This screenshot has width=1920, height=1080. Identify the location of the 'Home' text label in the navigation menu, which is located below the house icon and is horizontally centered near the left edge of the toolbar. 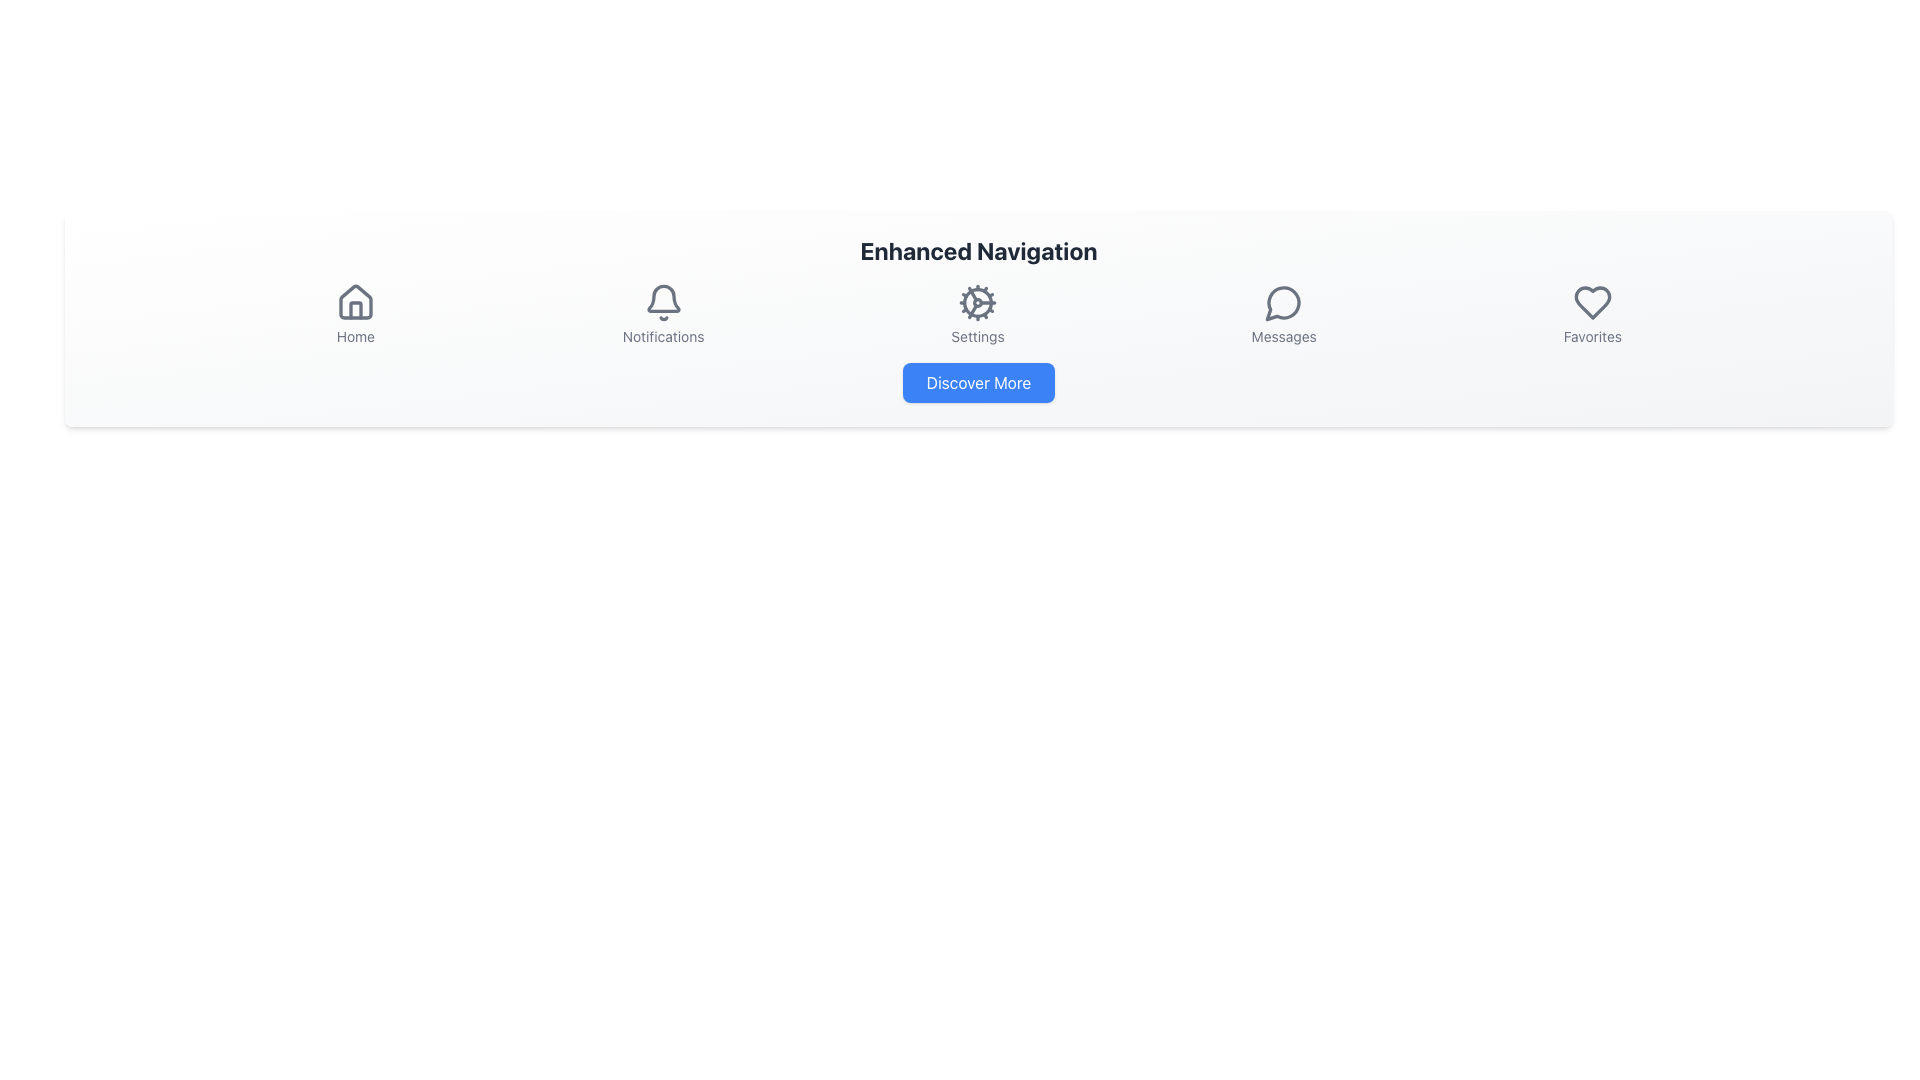
(355, 335).